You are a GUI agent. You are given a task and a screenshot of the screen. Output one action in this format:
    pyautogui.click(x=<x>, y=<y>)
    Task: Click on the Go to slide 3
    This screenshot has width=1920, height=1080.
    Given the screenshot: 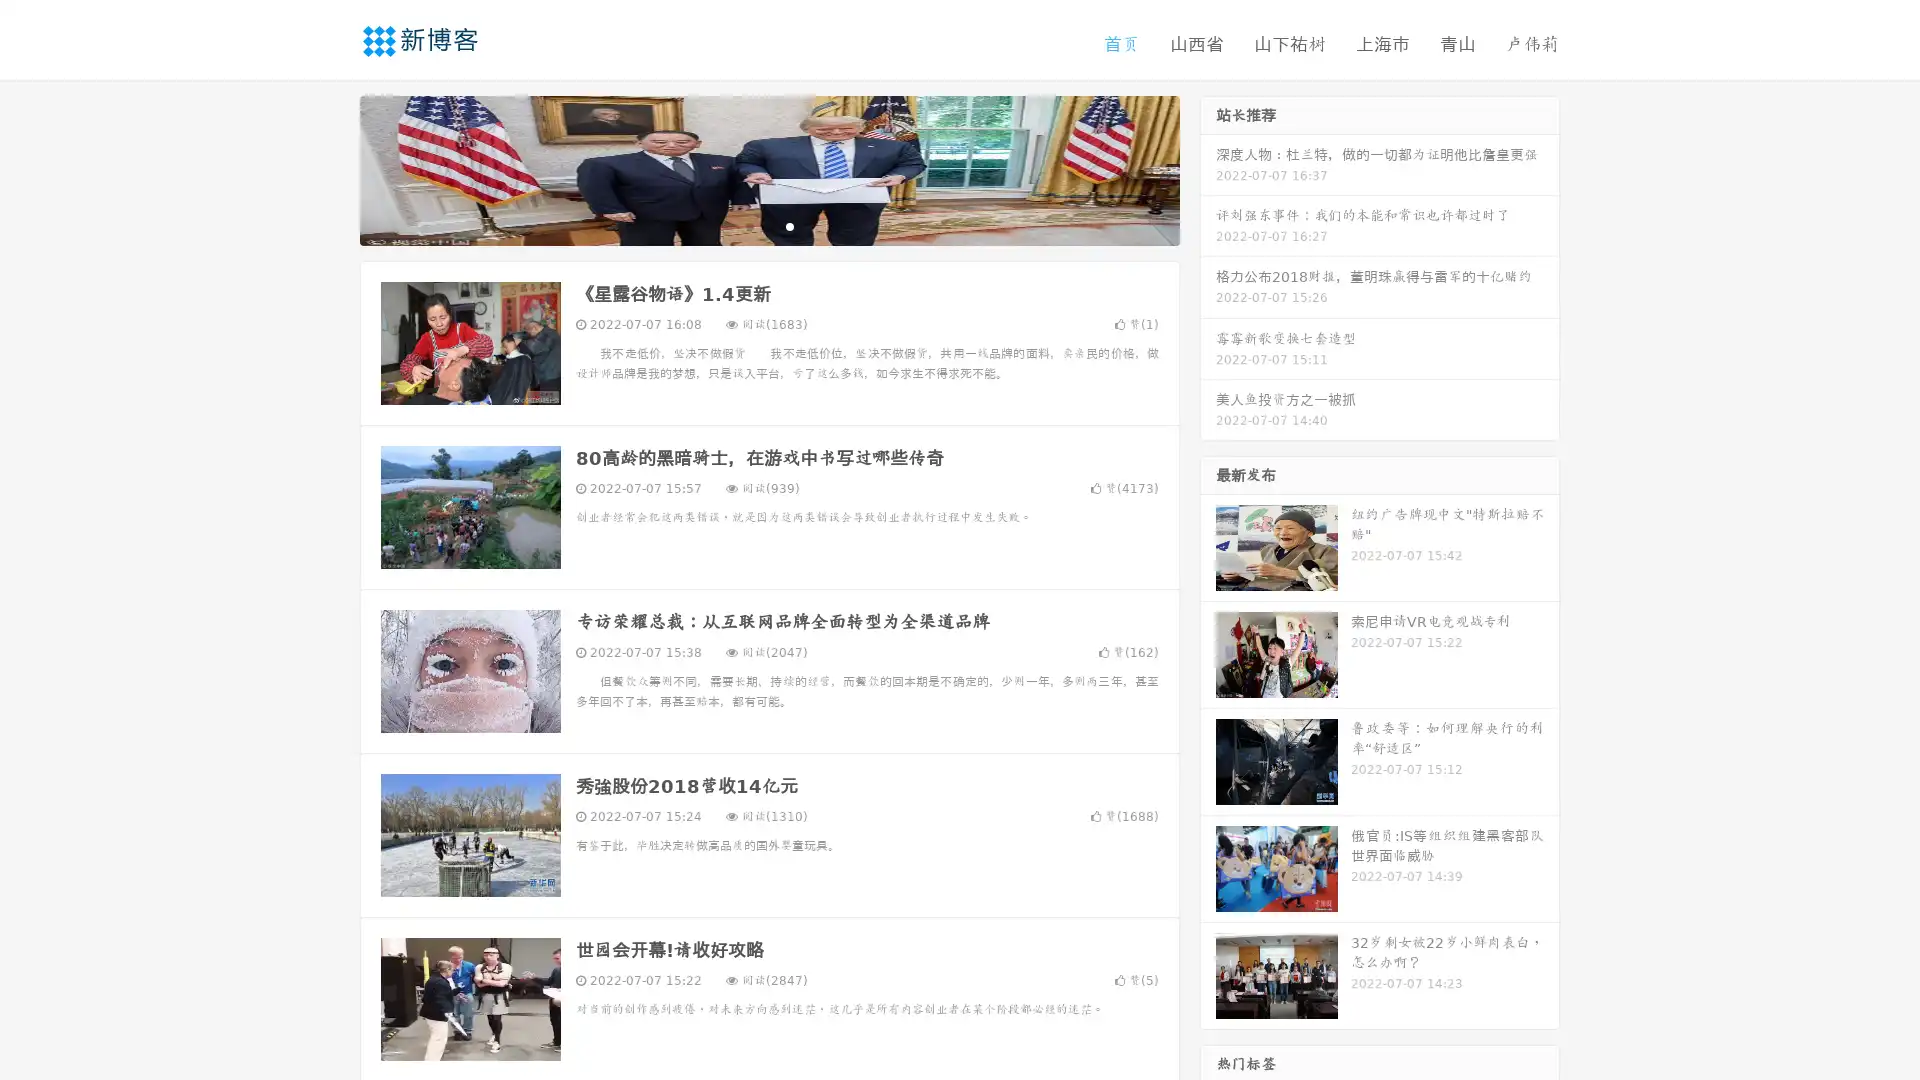 What is the action you would take?
    pyautogui.click(x=789, y=225)
    